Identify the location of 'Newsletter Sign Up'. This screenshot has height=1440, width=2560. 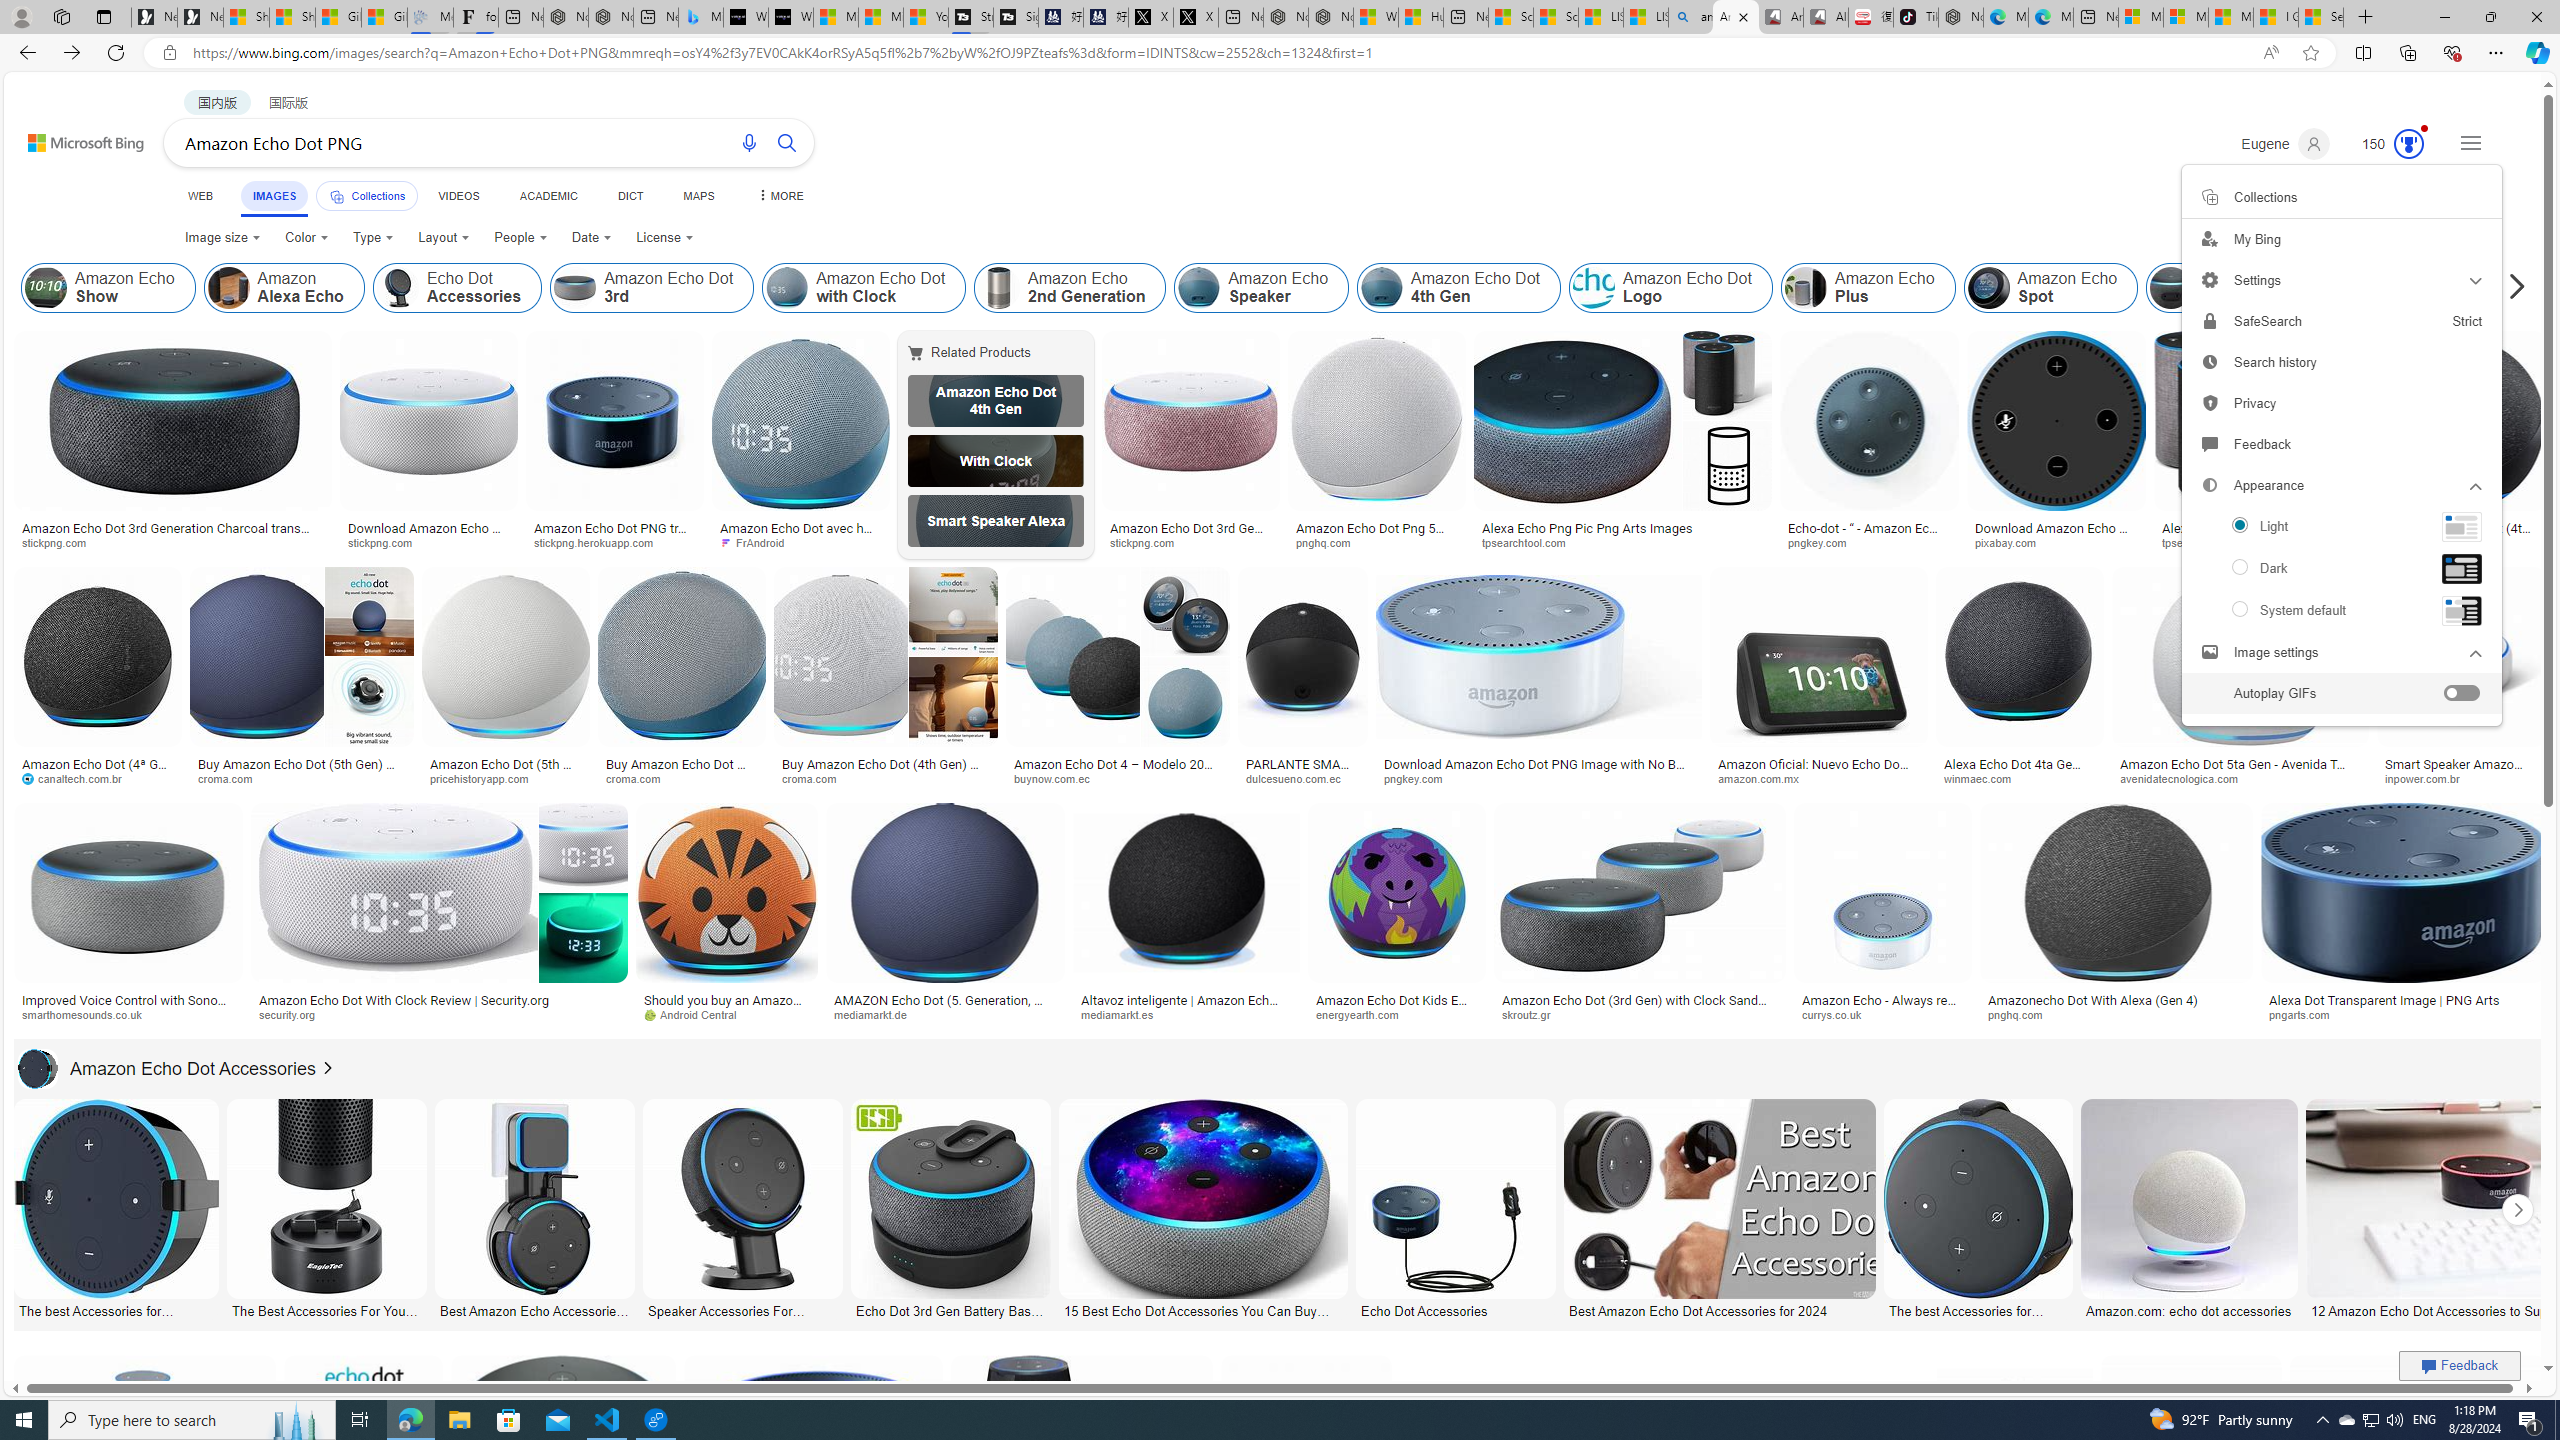
(199, 16).